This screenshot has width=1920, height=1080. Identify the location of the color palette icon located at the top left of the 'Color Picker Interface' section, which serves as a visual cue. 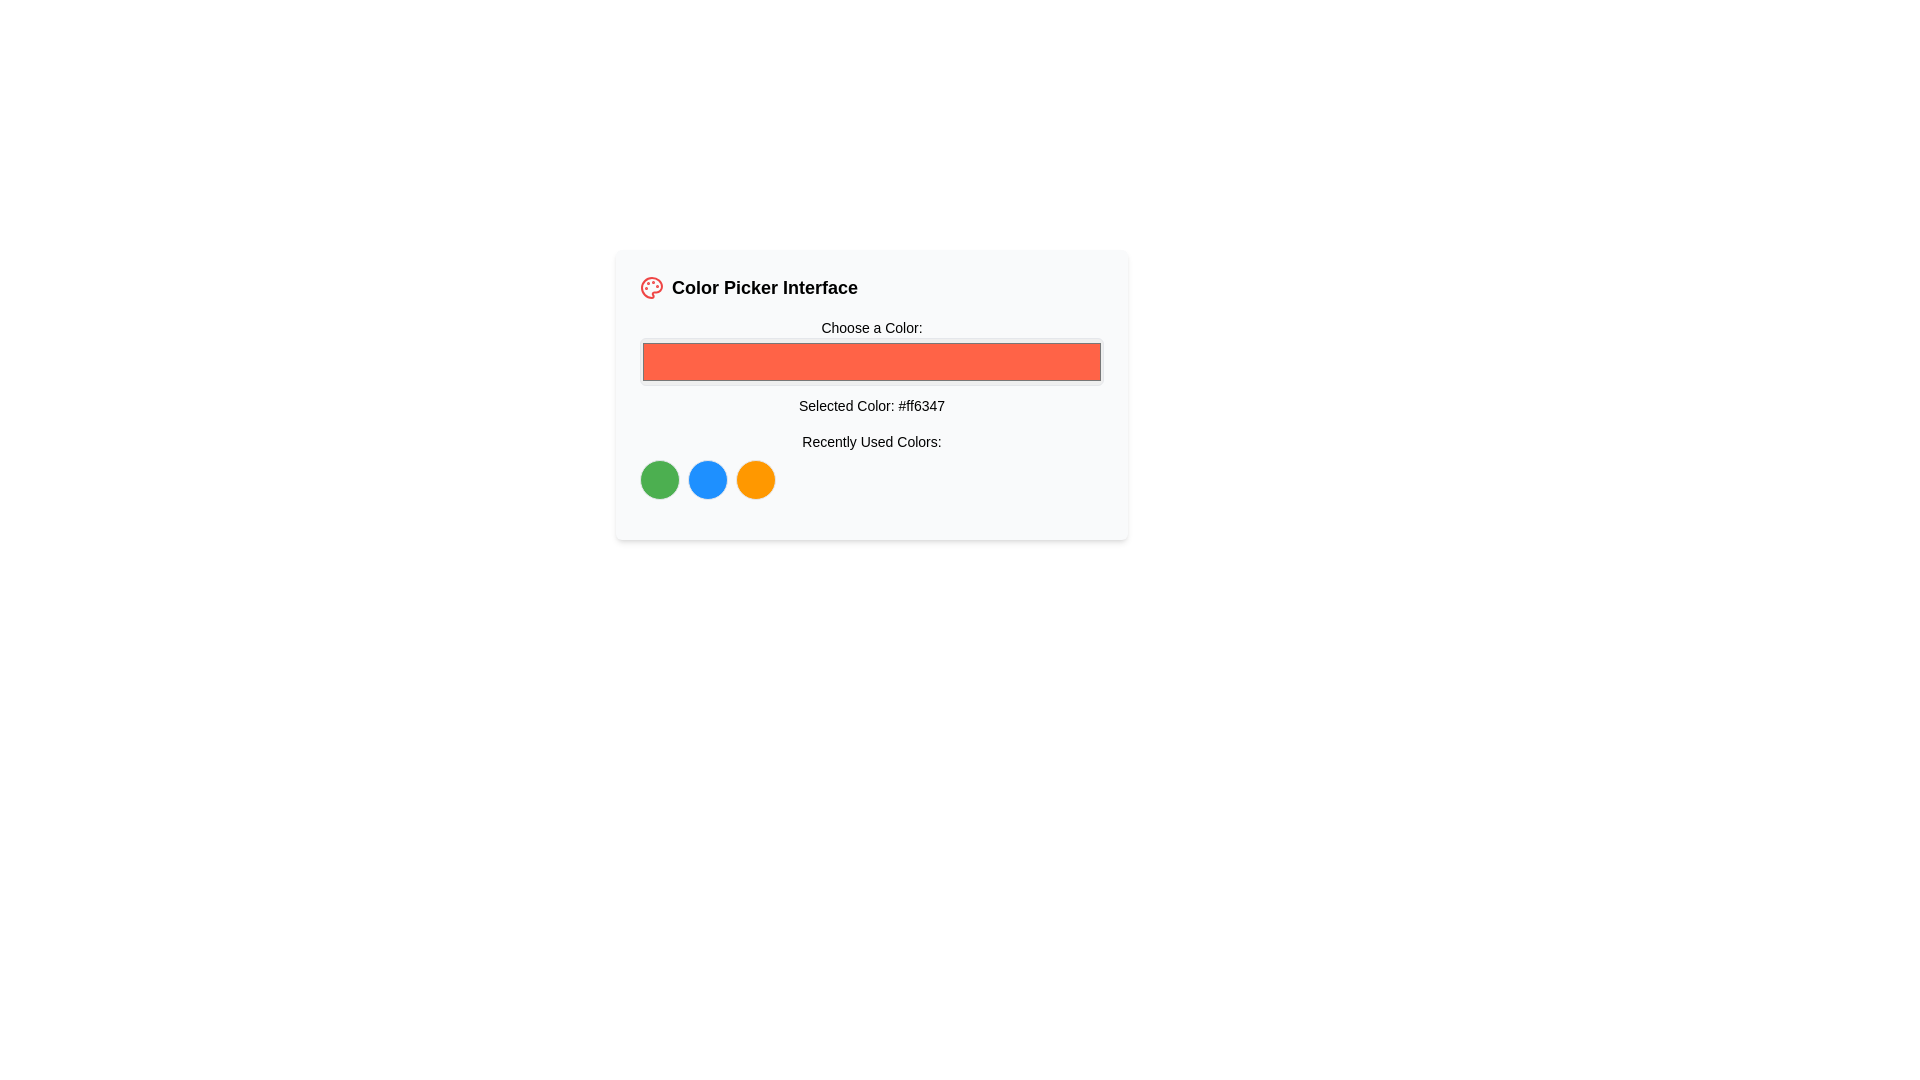
(652, 288).